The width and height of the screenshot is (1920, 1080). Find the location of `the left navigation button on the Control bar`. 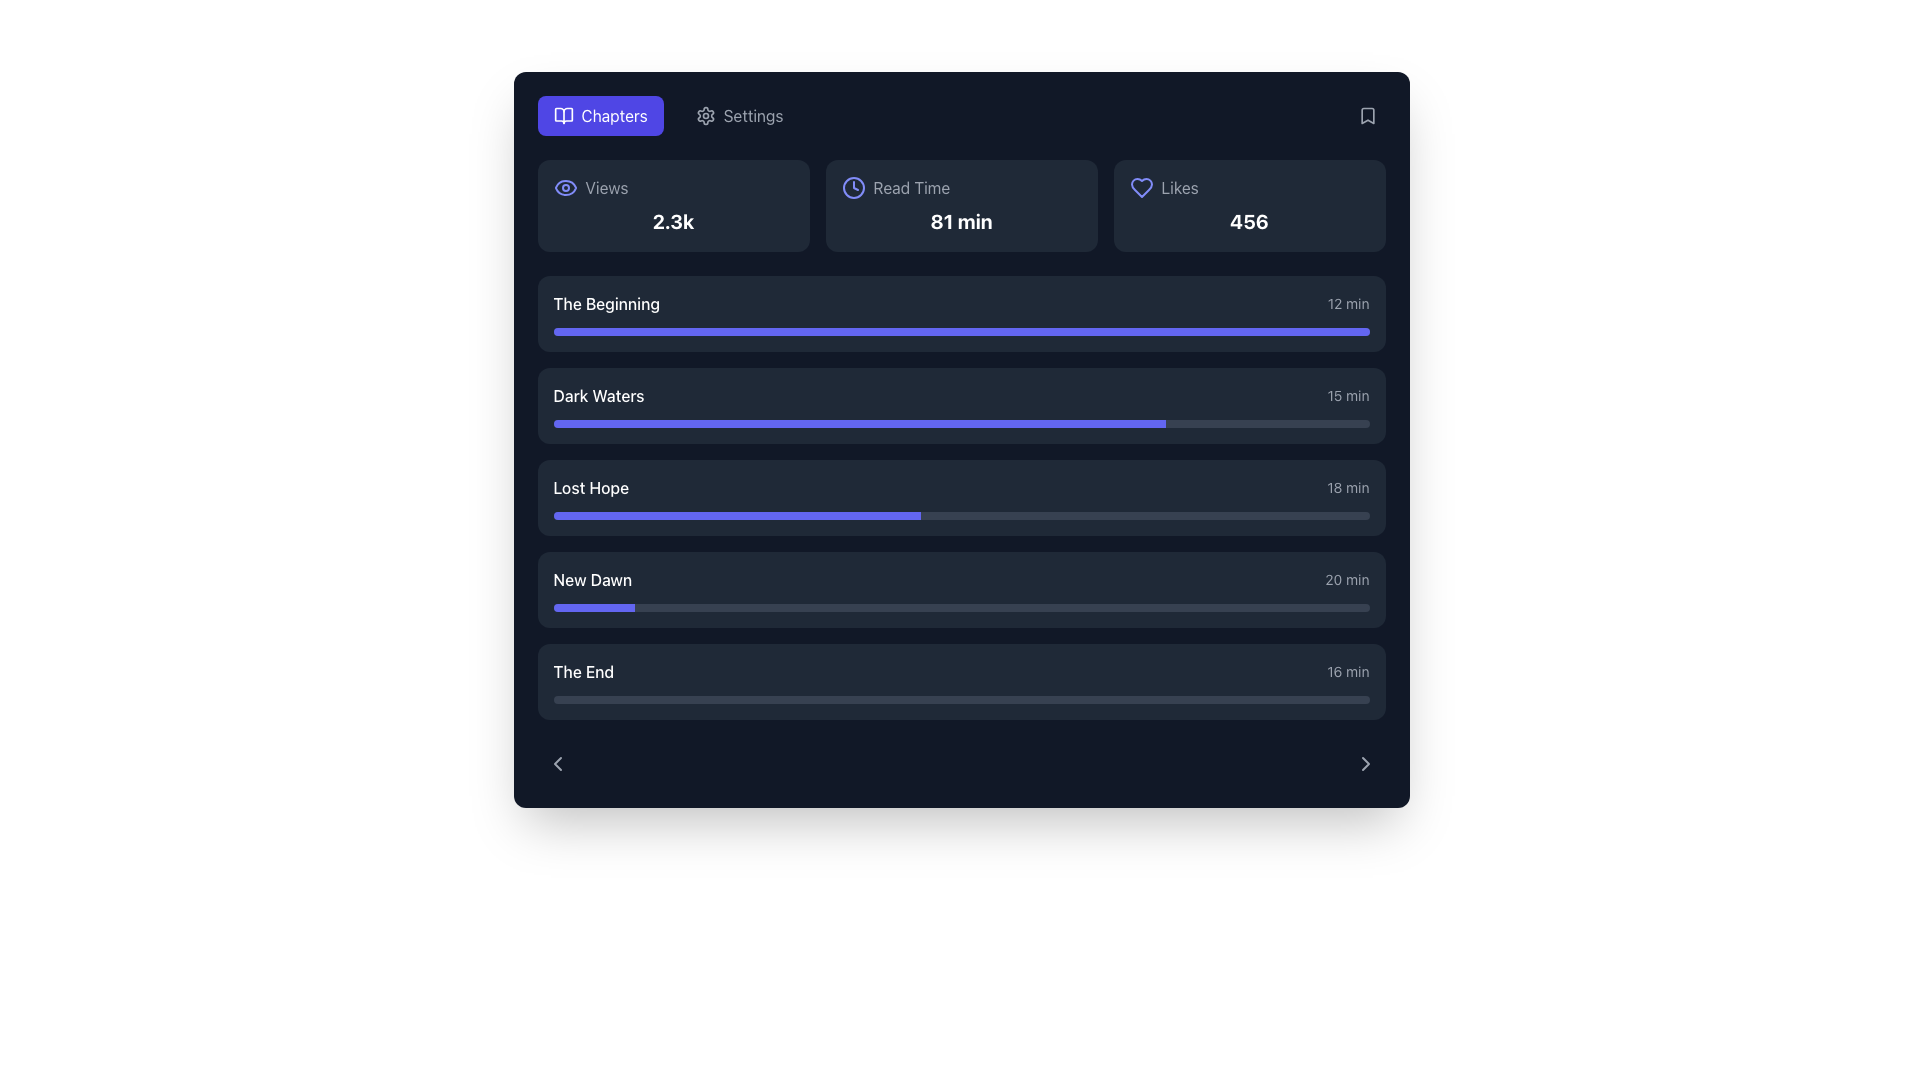

the left navigation button on the Control bar is located at coordinates (961, 763).